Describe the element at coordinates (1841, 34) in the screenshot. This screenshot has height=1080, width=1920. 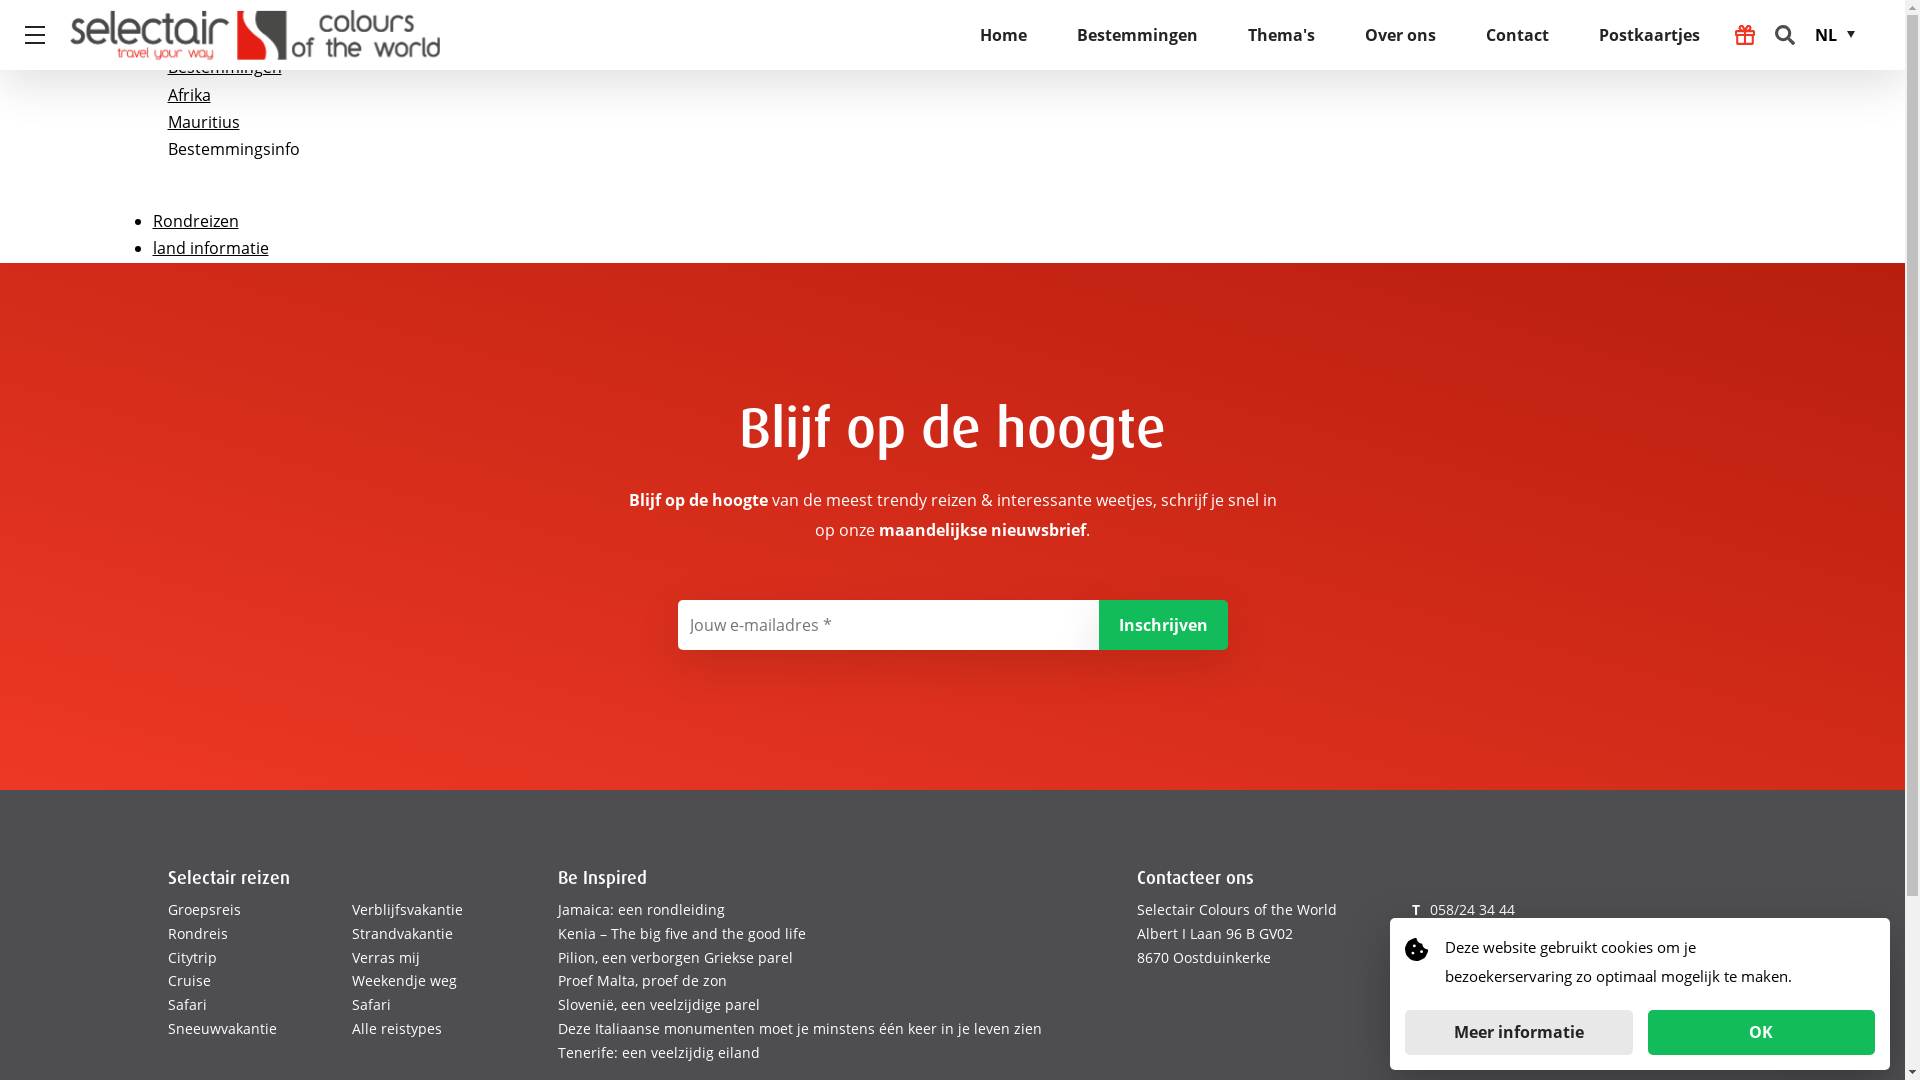
I see `'NL'` at that location.